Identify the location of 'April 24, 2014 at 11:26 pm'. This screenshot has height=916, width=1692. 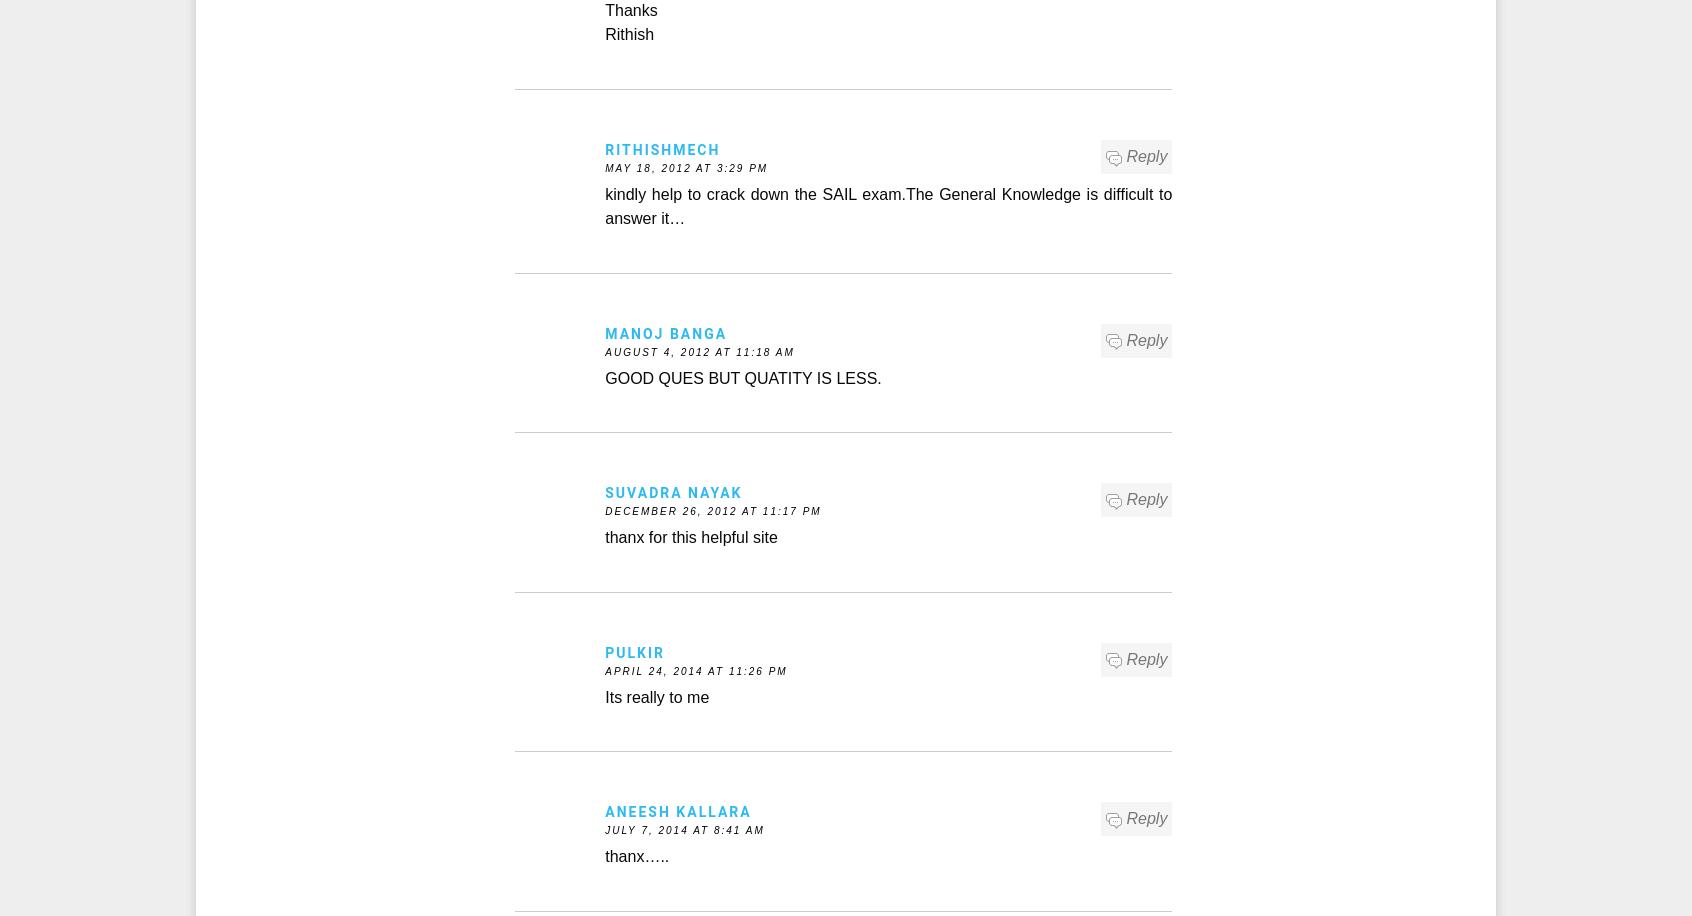
(695, 669).